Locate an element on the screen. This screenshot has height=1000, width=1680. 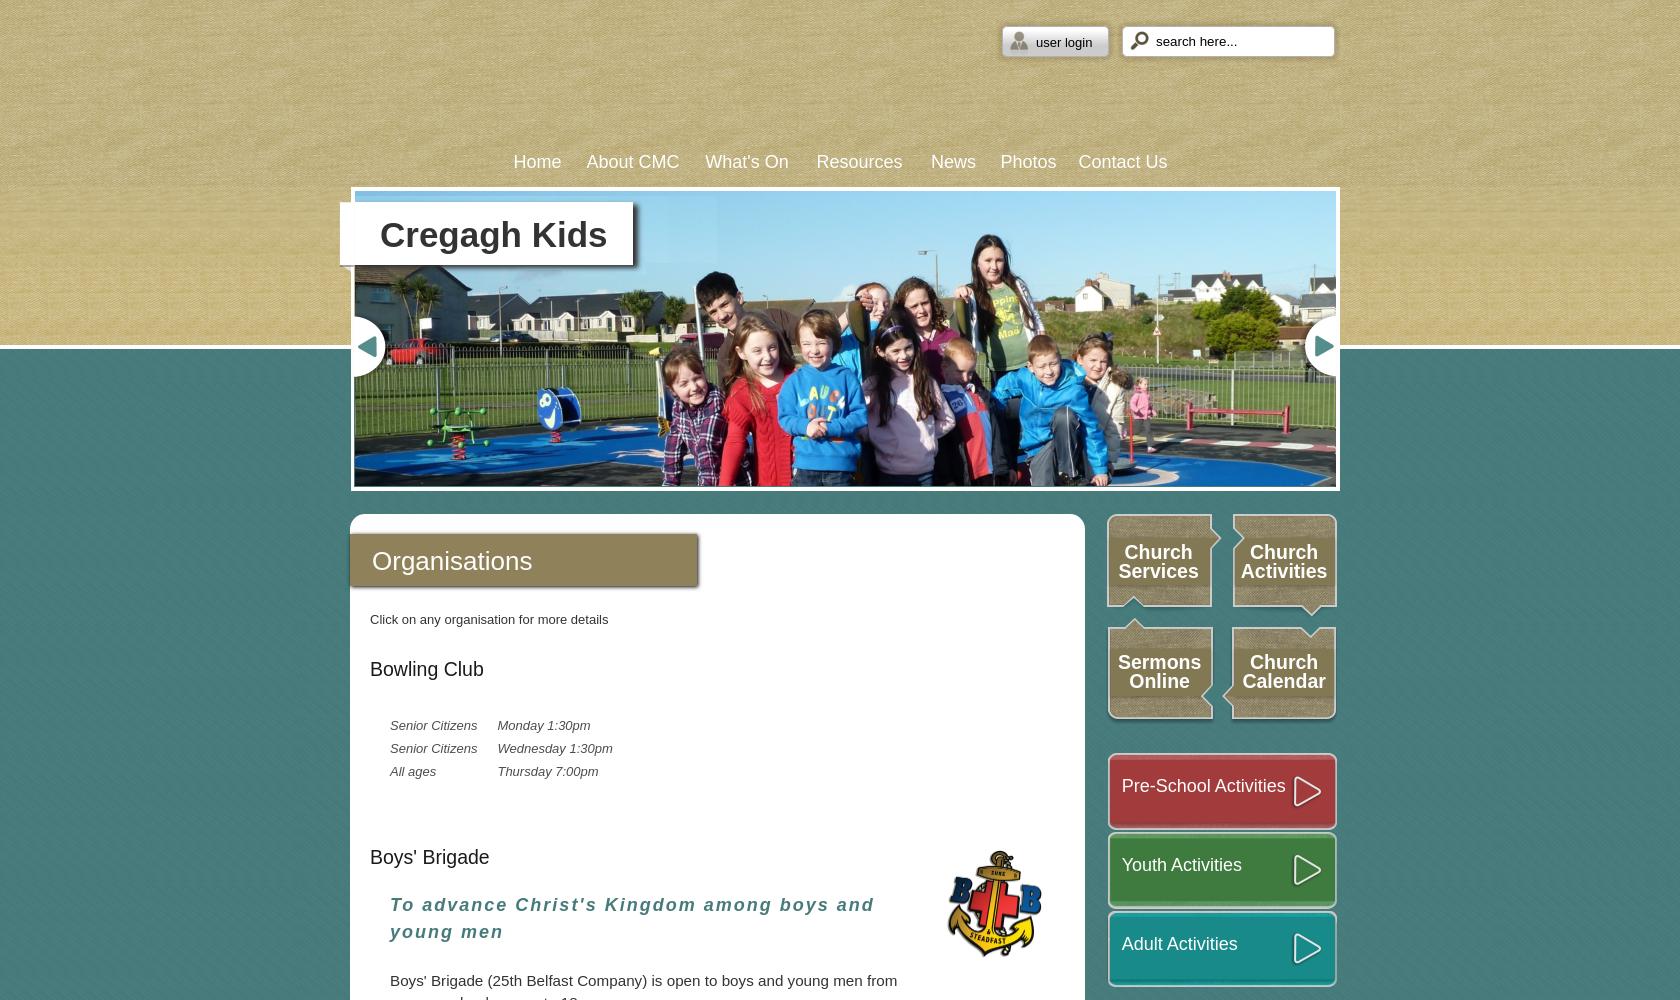
'Pre-School Activities' is located at coordinates (1203, 786).